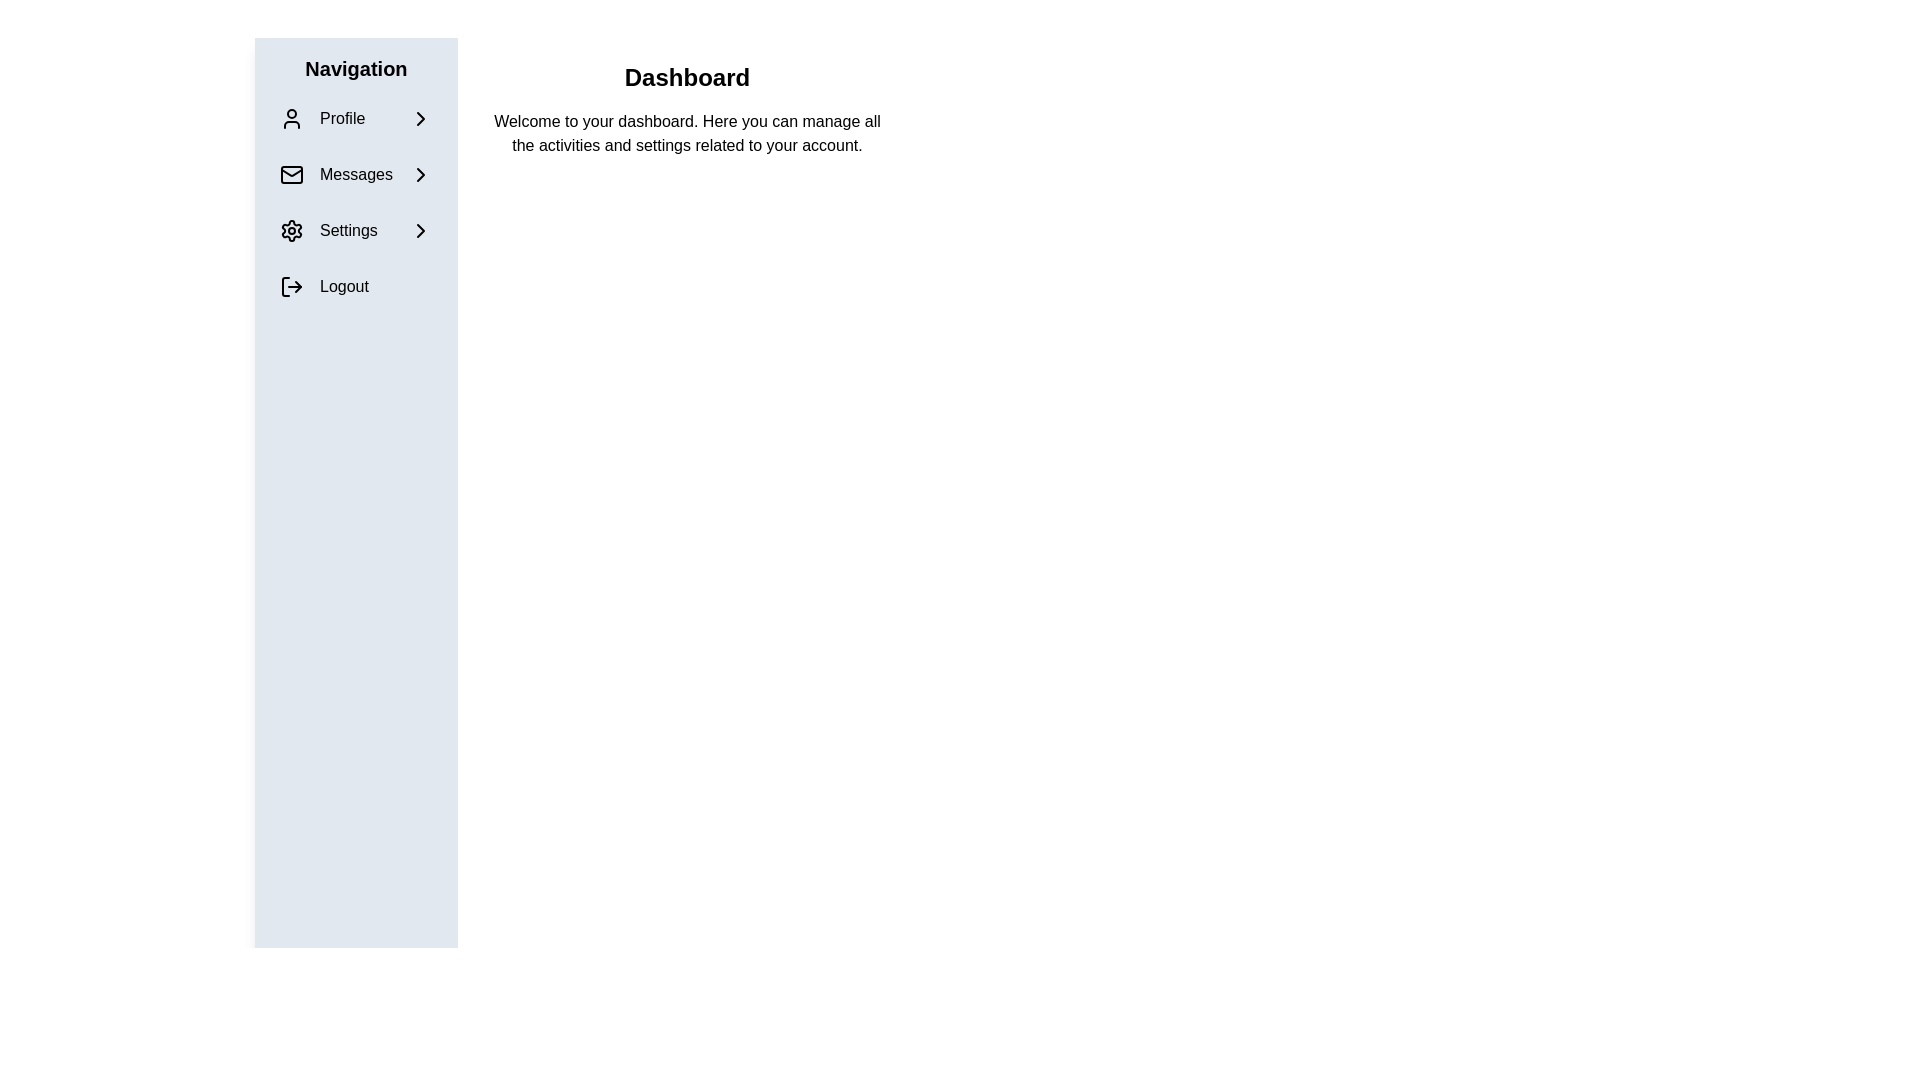 This screenshot has width=1920, height=1080. I want to click on the 'Settings' label located in the vertical navigation bar on the left side of the layout, so click(348, 230).